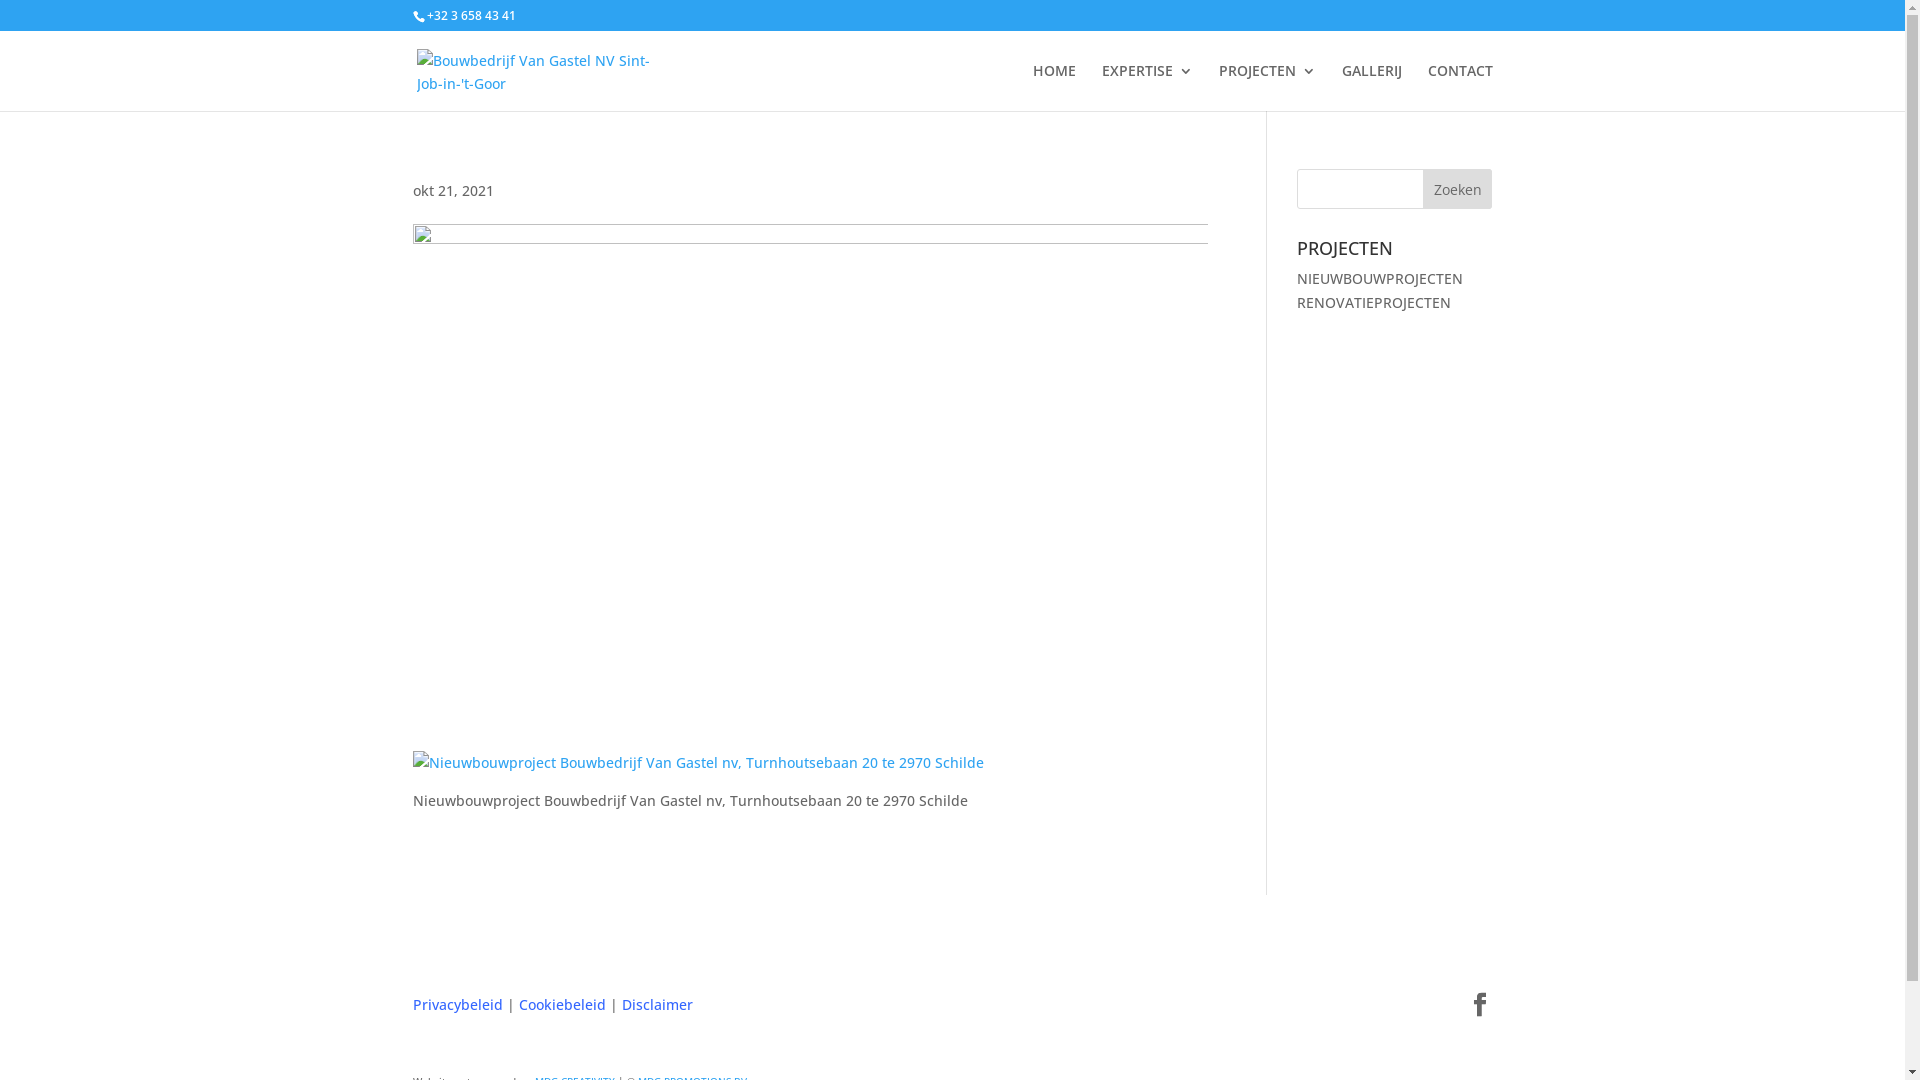 This screenshot has height=1080, width=1920. Describe the element at coordinates (1371, 86) in the screenshot. I see `'GALLERIJ'` at that location.